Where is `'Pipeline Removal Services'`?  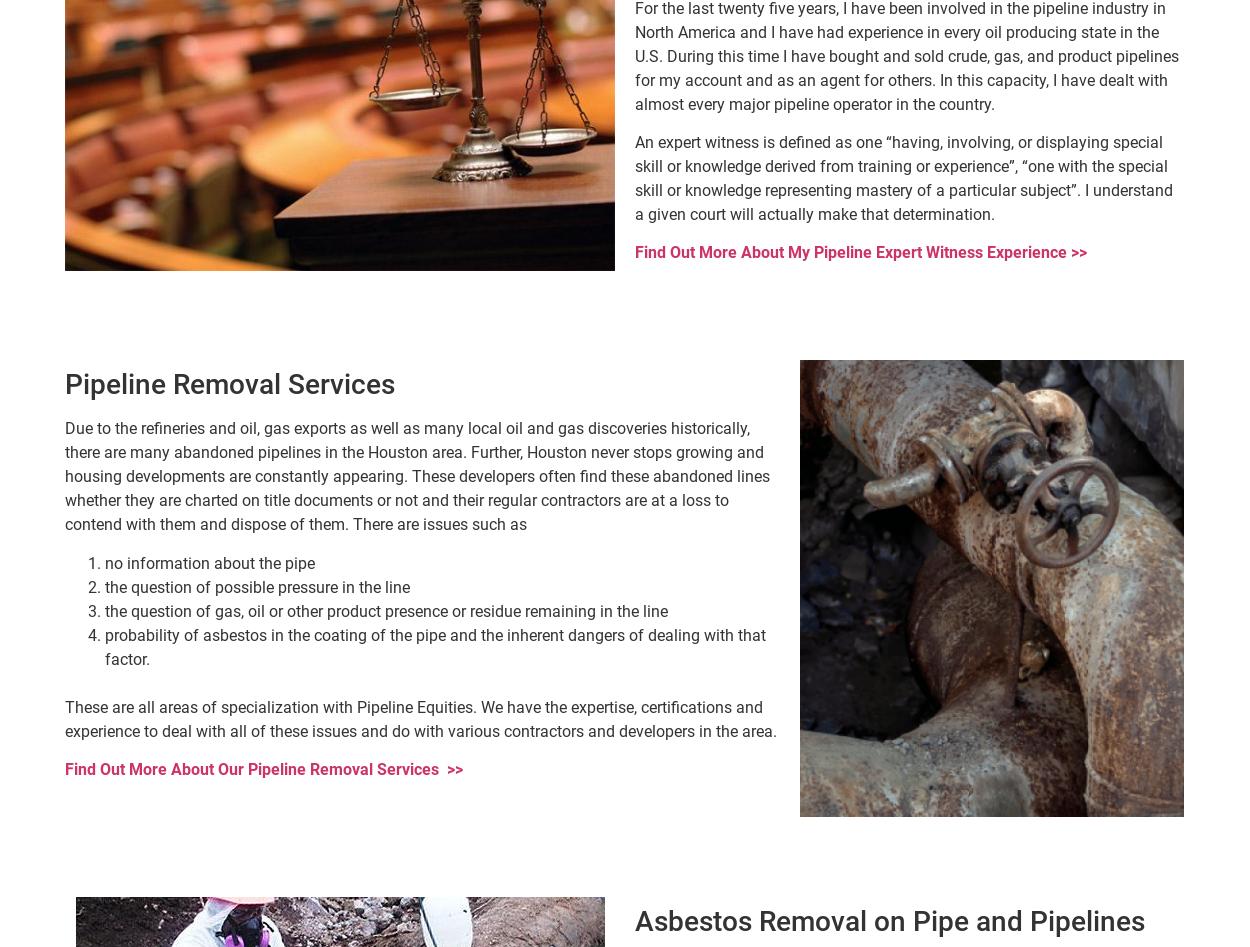 'Pipeline Removal Services' is located at coordinates (64, 383).